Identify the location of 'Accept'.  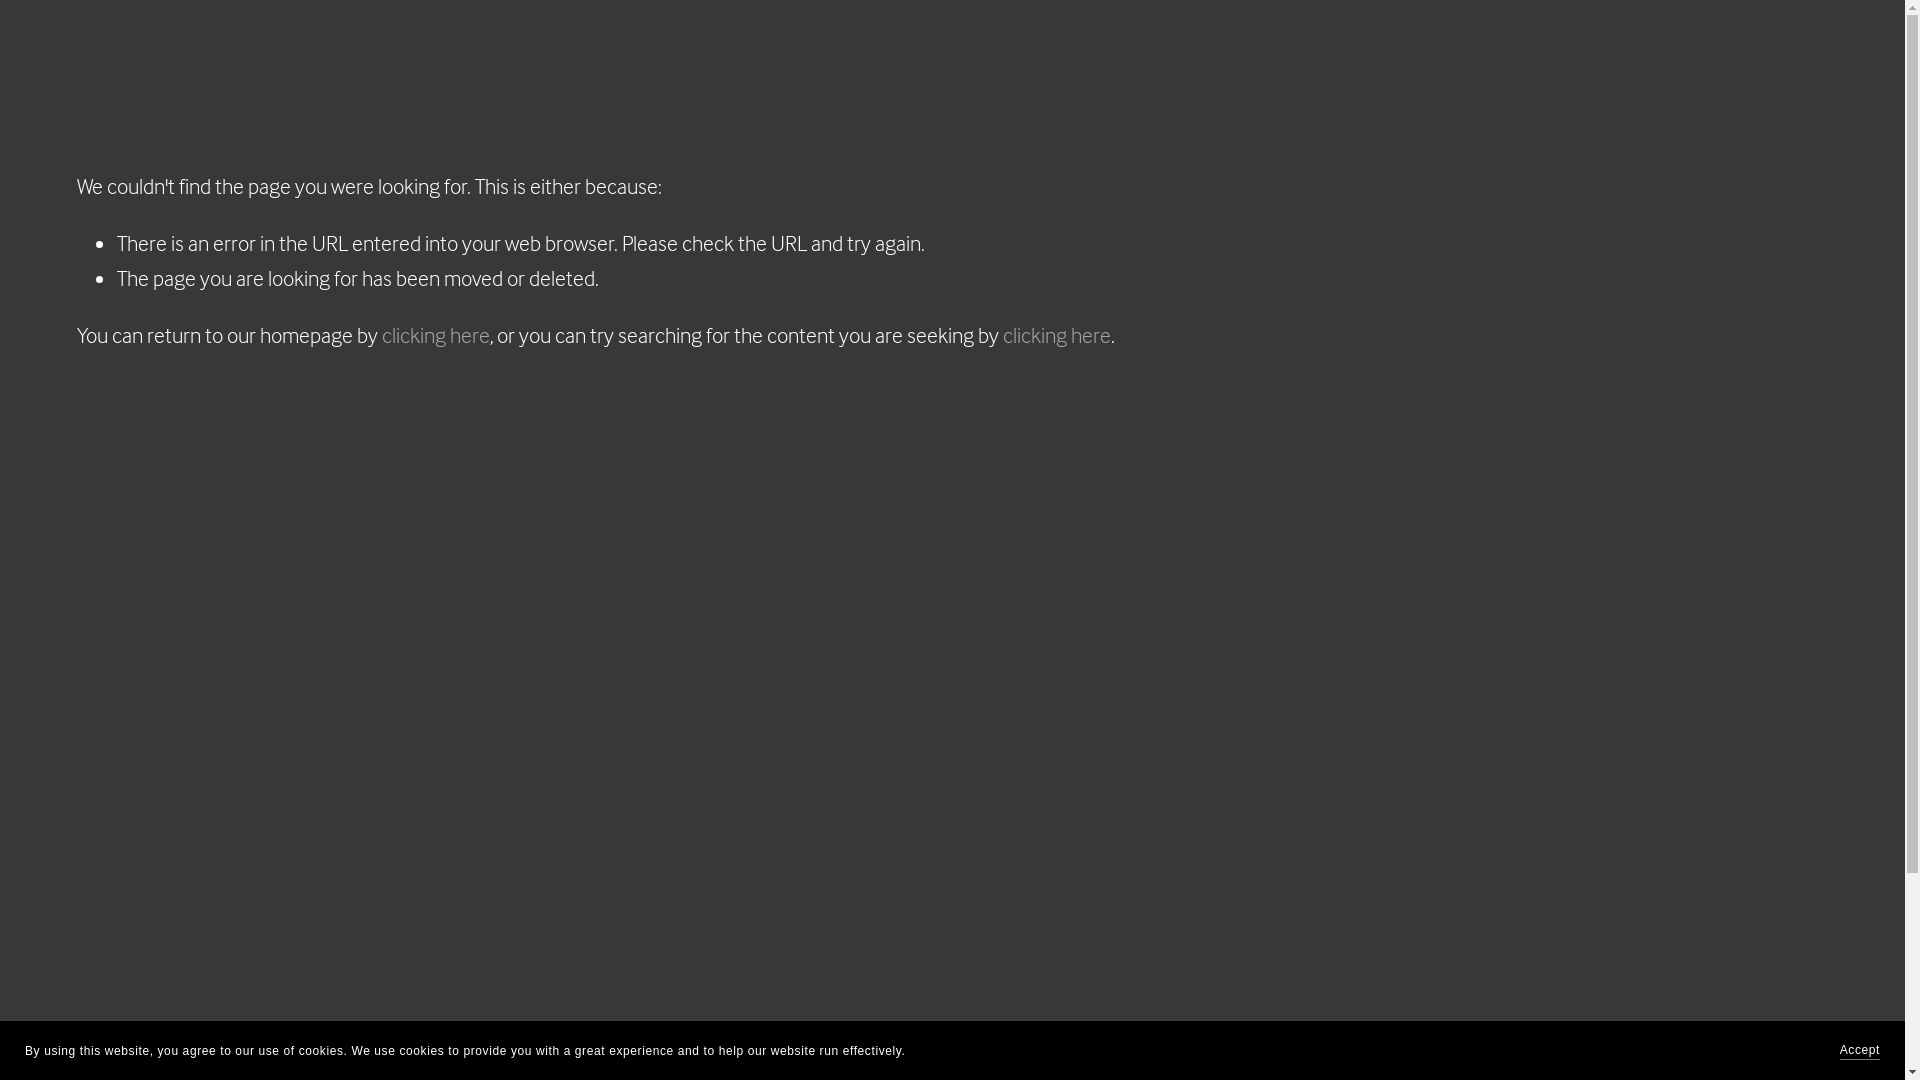
(1859, 1049).